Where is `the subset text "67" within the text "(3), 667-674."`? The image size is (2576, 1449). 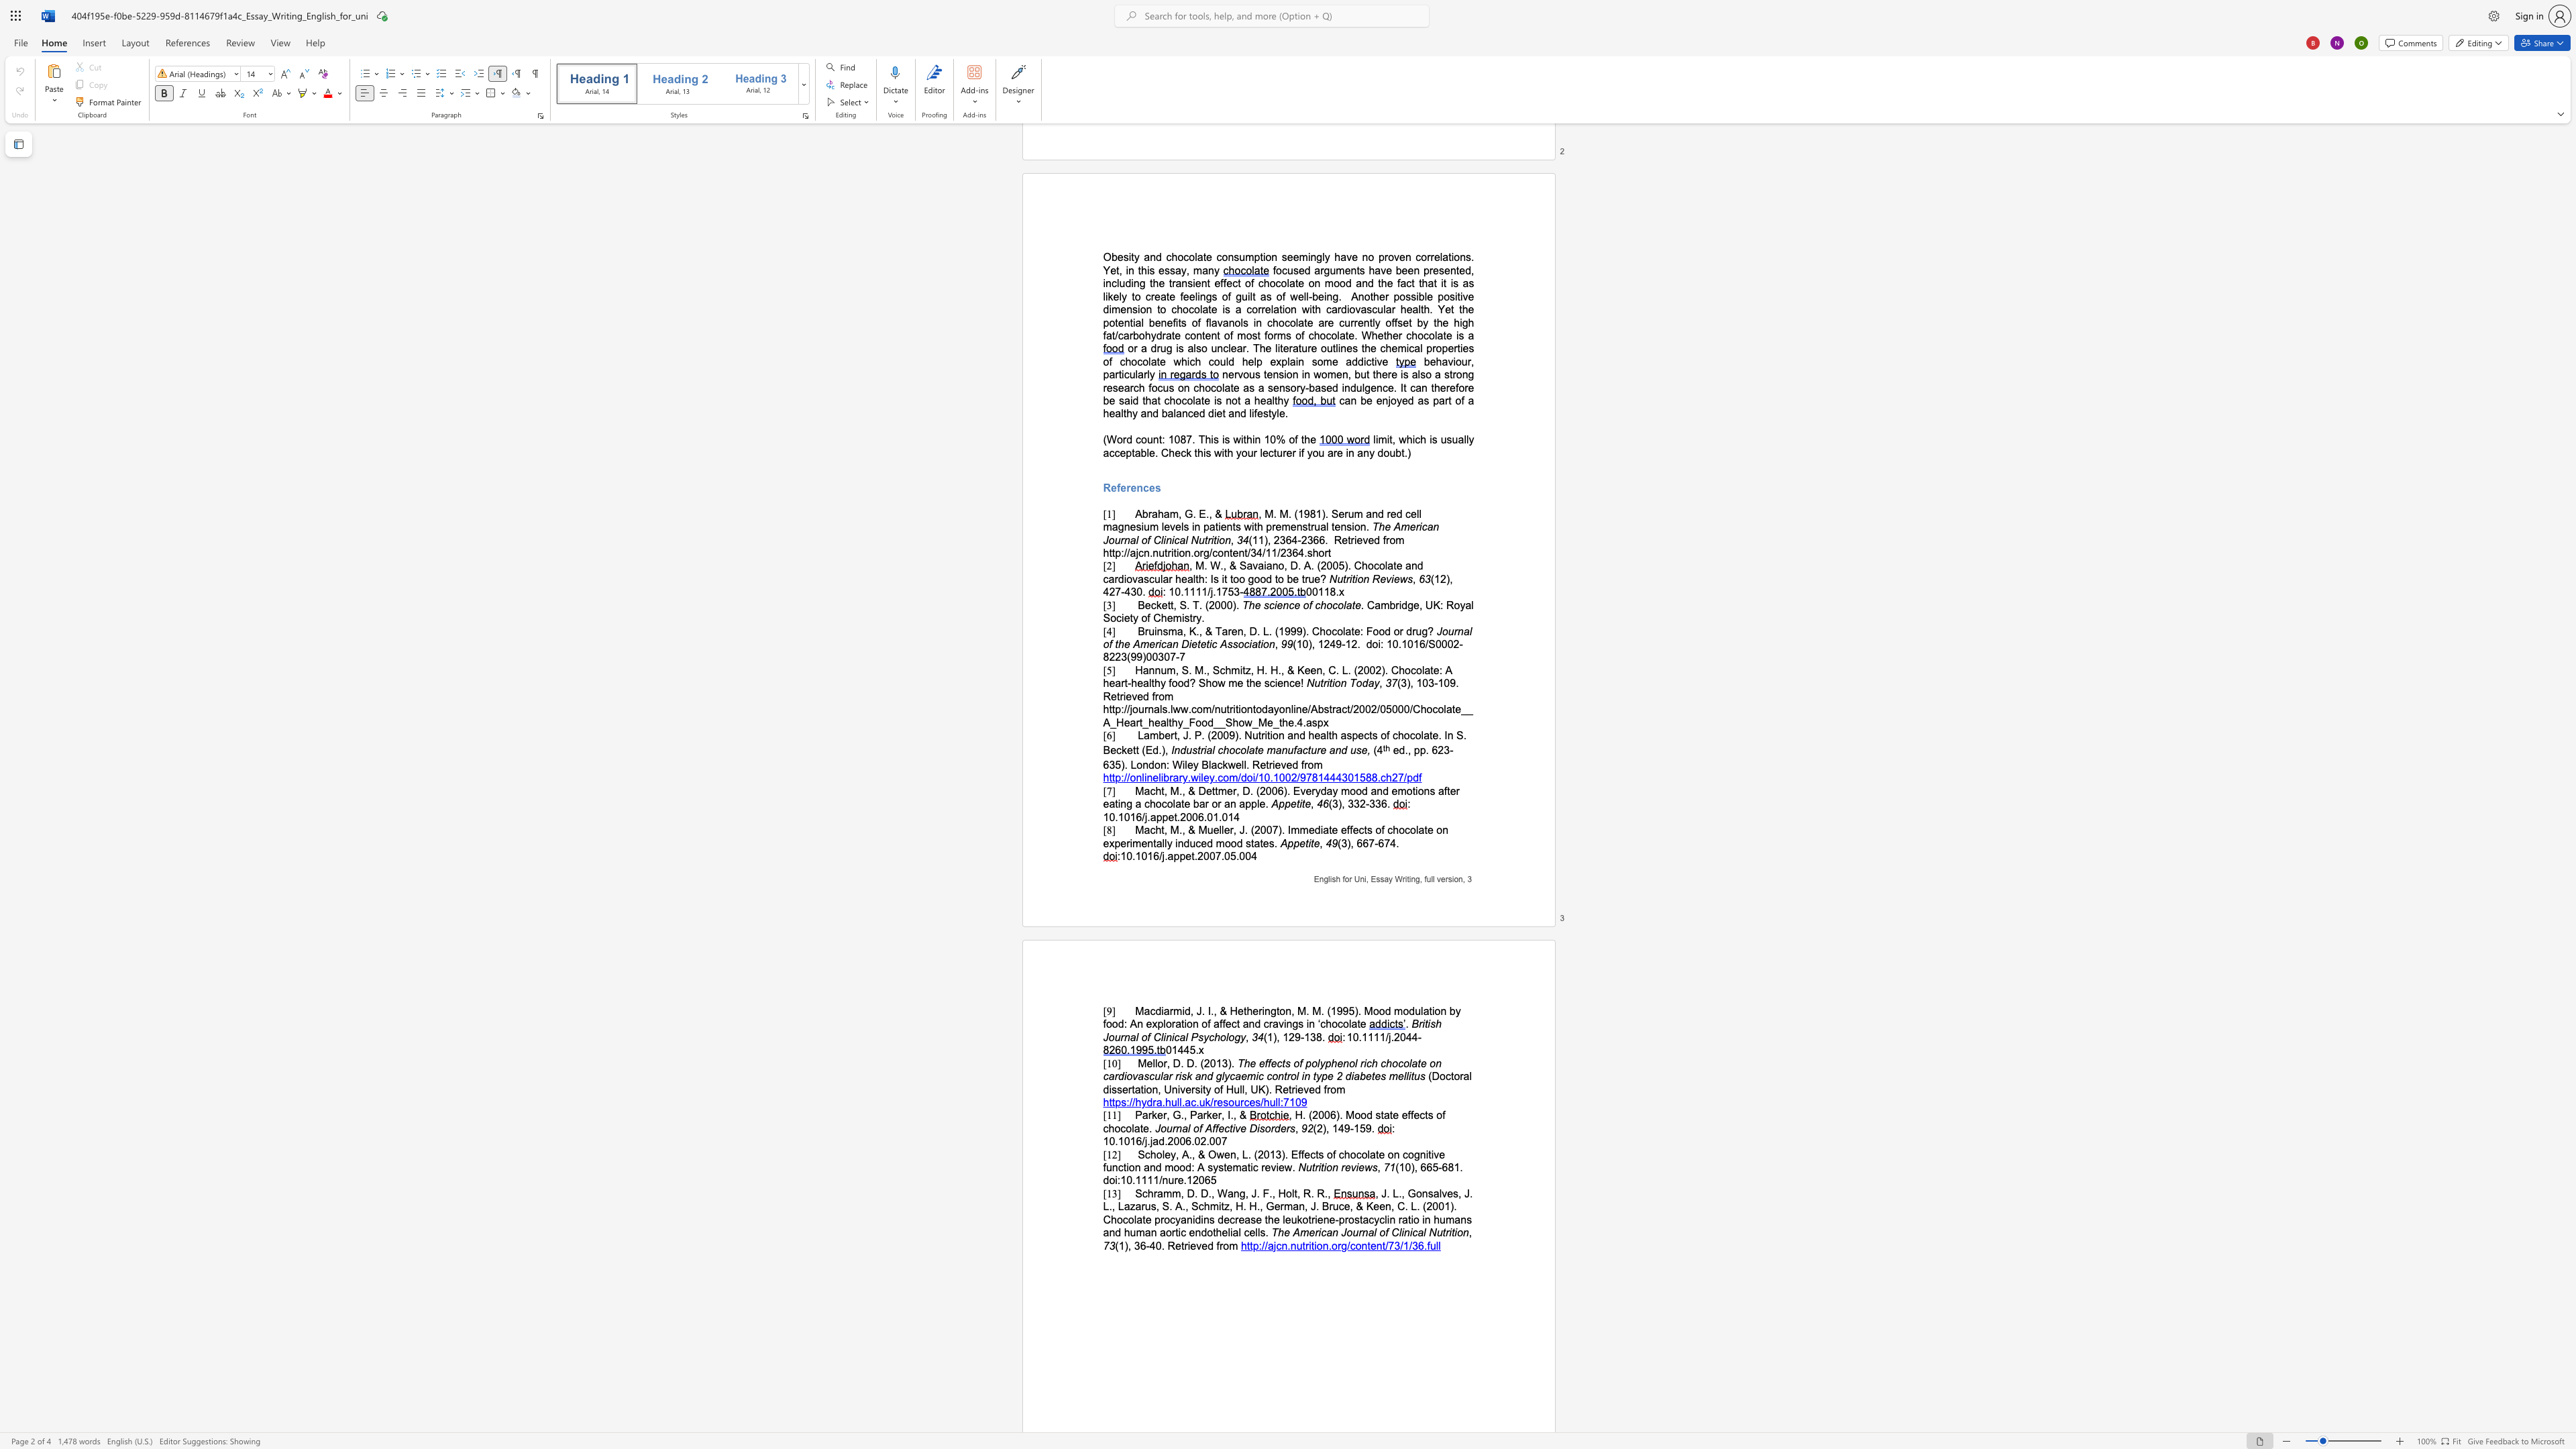
the subset text "67" within the text "(3), 667-674." is located at coordinates (1361, 843).